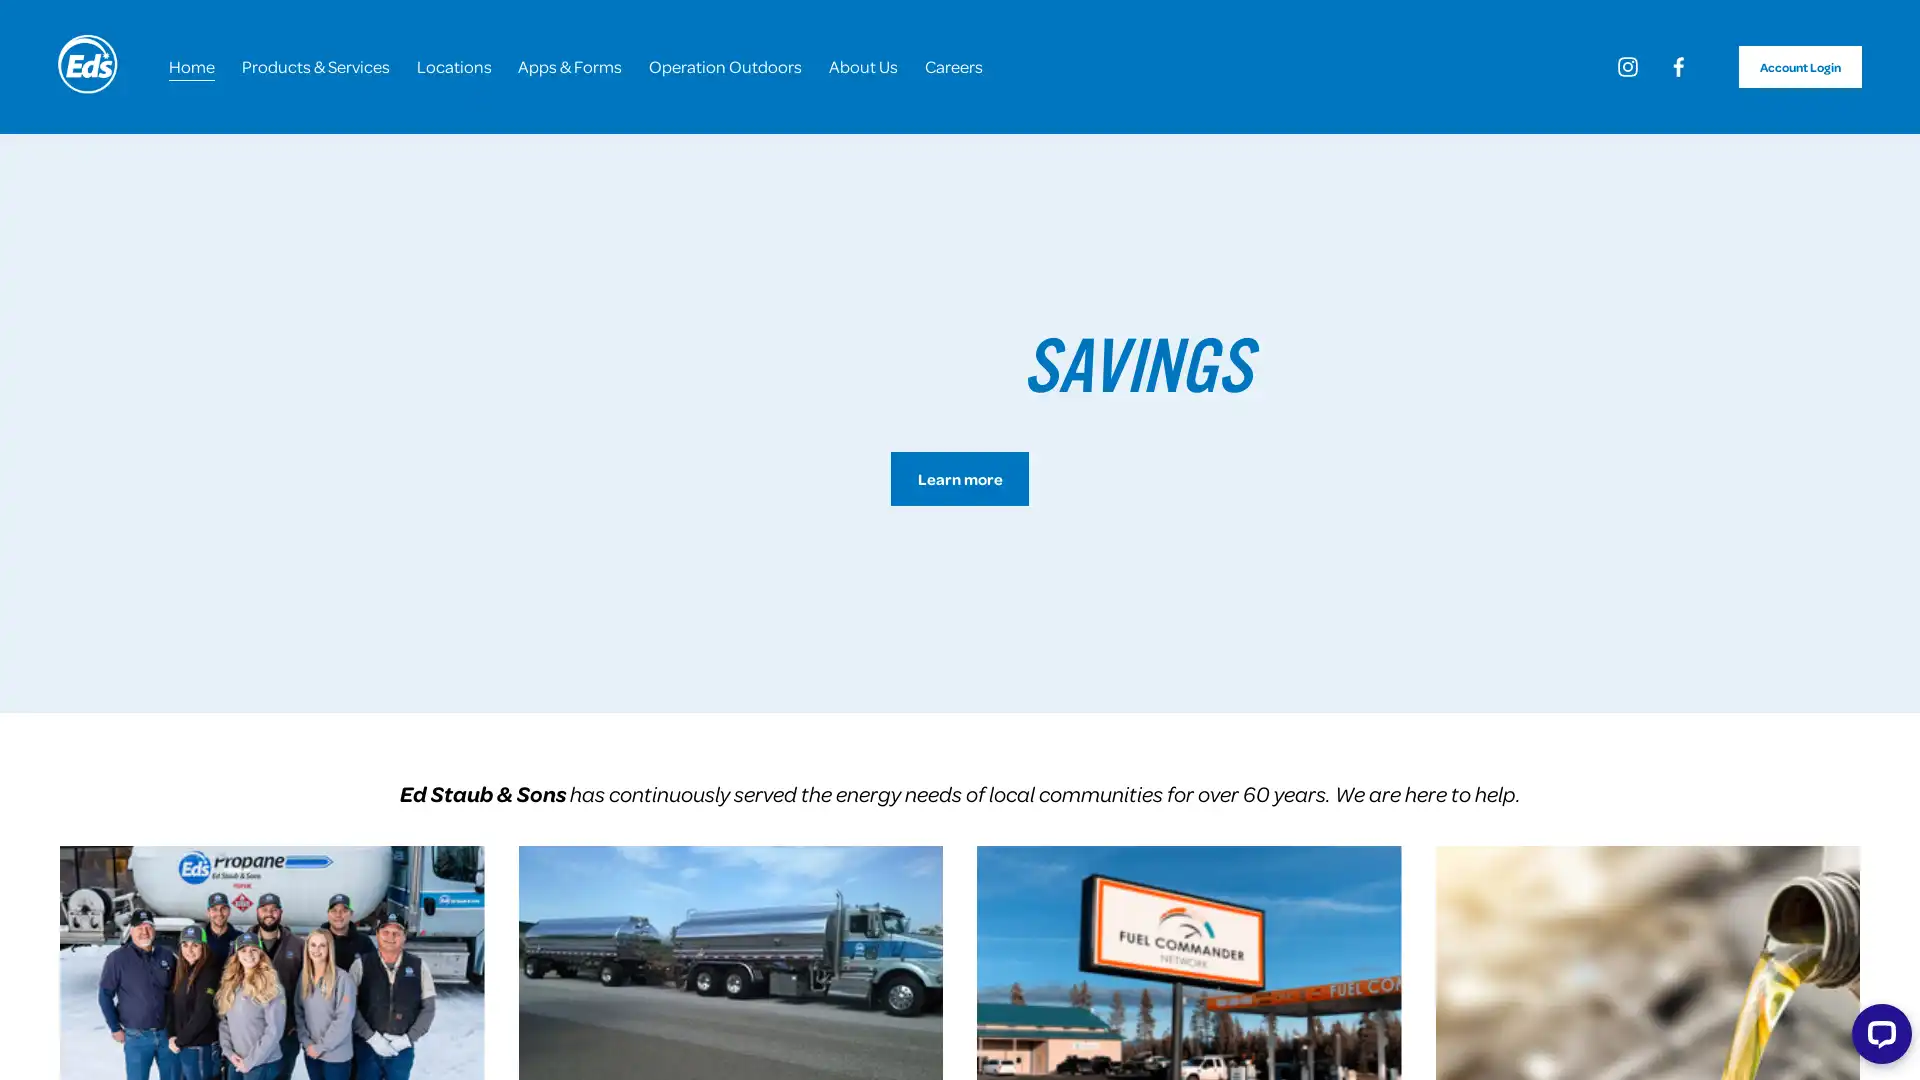 The width and height of the screenshot is (1920, 1080). What do you see at coordinates (1192, 304) in the screenshot?
I see `Close` at bounding box center [1192, 304].